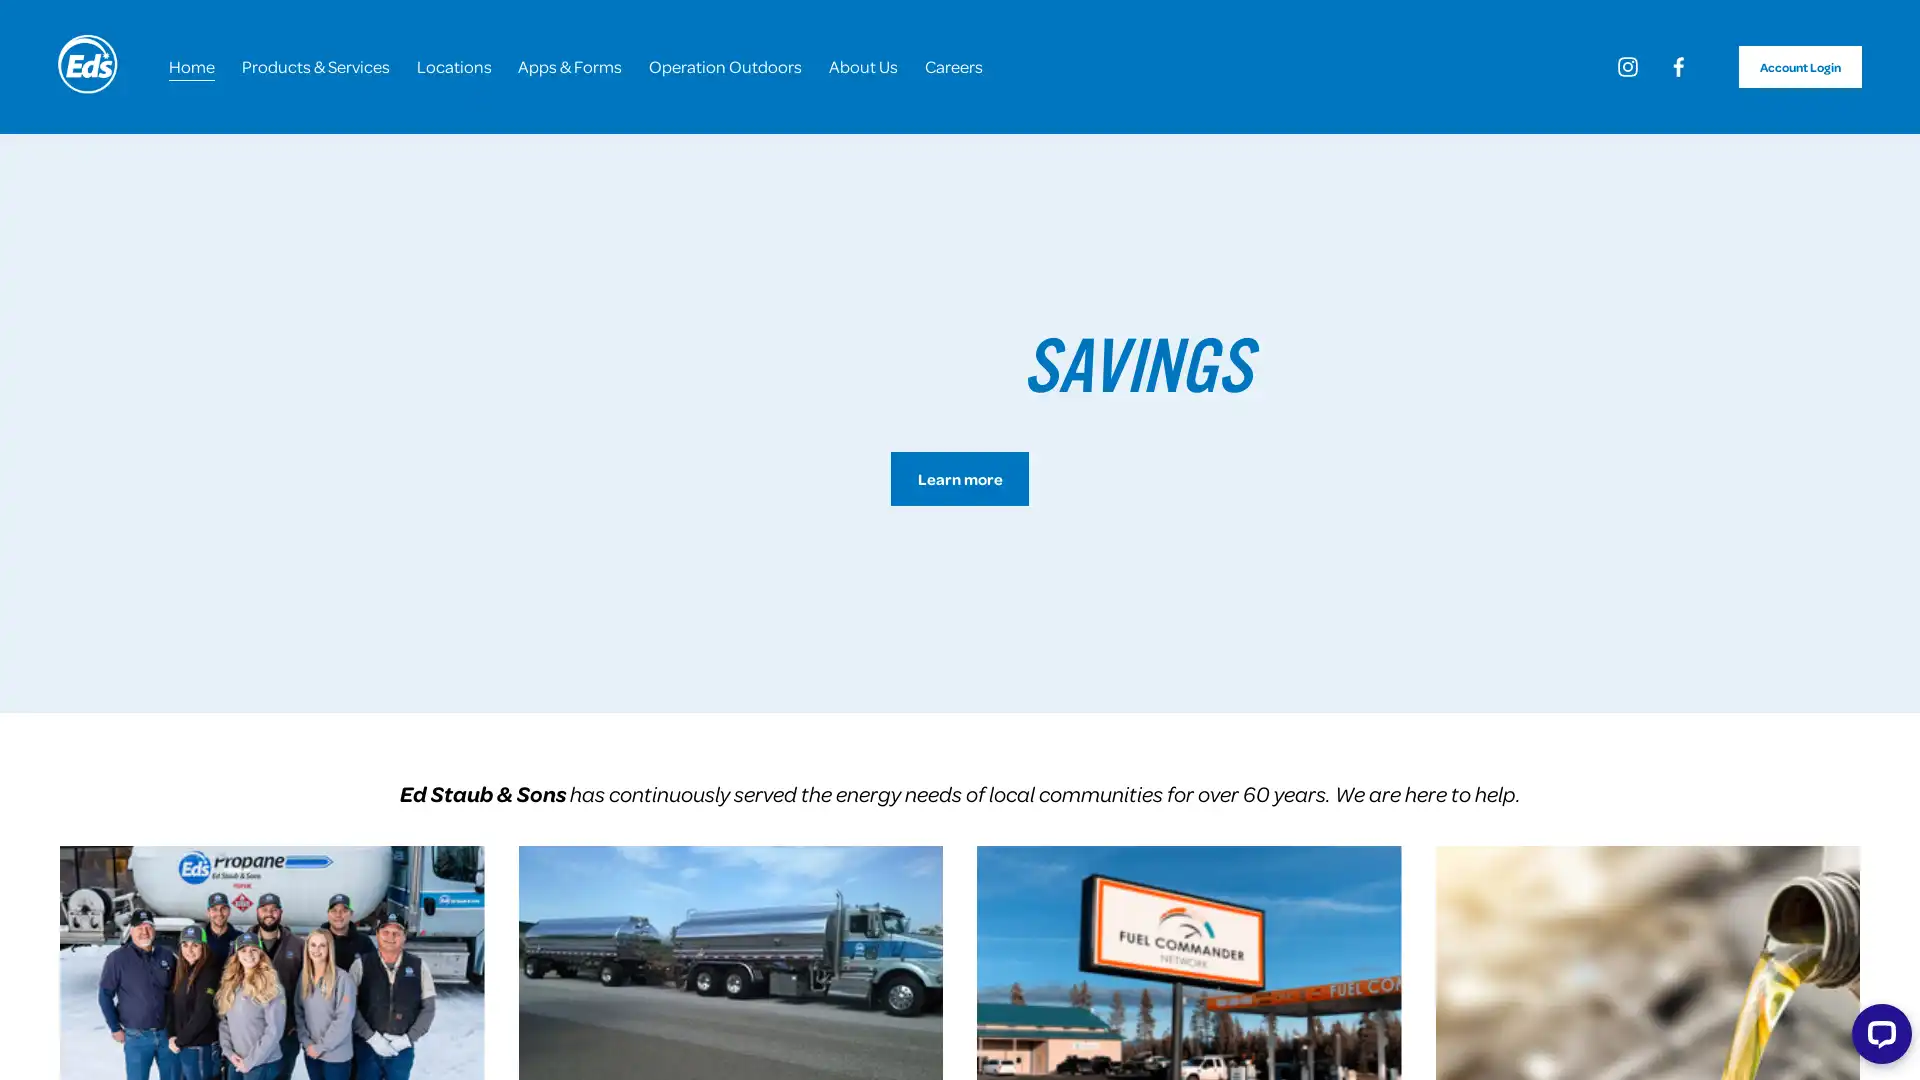 The width and height of the screenshot is (1920, 1080). What do you see at coordinates (1192, 304) in the screenshot?
I see `Close` at bounding box center [1192, 304].